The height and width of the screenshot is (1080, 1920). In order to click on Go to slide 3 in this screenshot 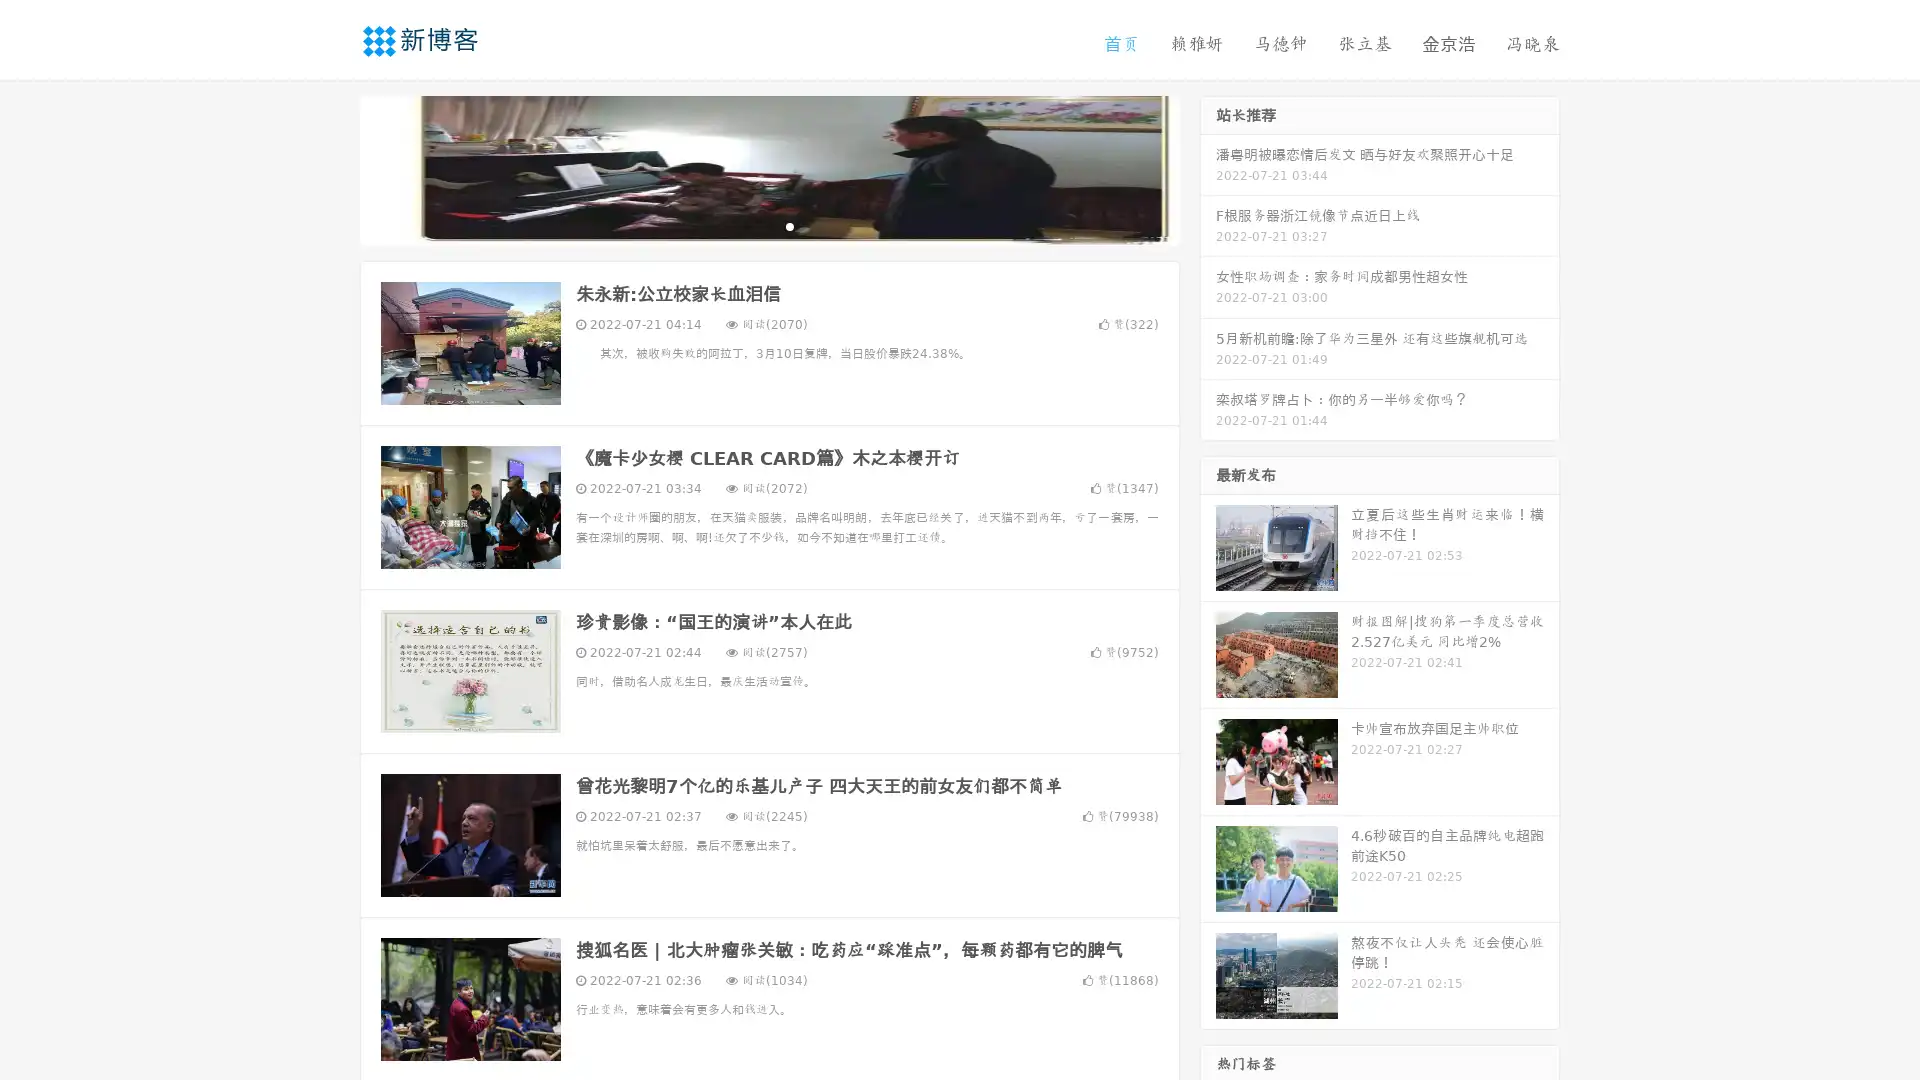, I will do `click(789, 225)`.